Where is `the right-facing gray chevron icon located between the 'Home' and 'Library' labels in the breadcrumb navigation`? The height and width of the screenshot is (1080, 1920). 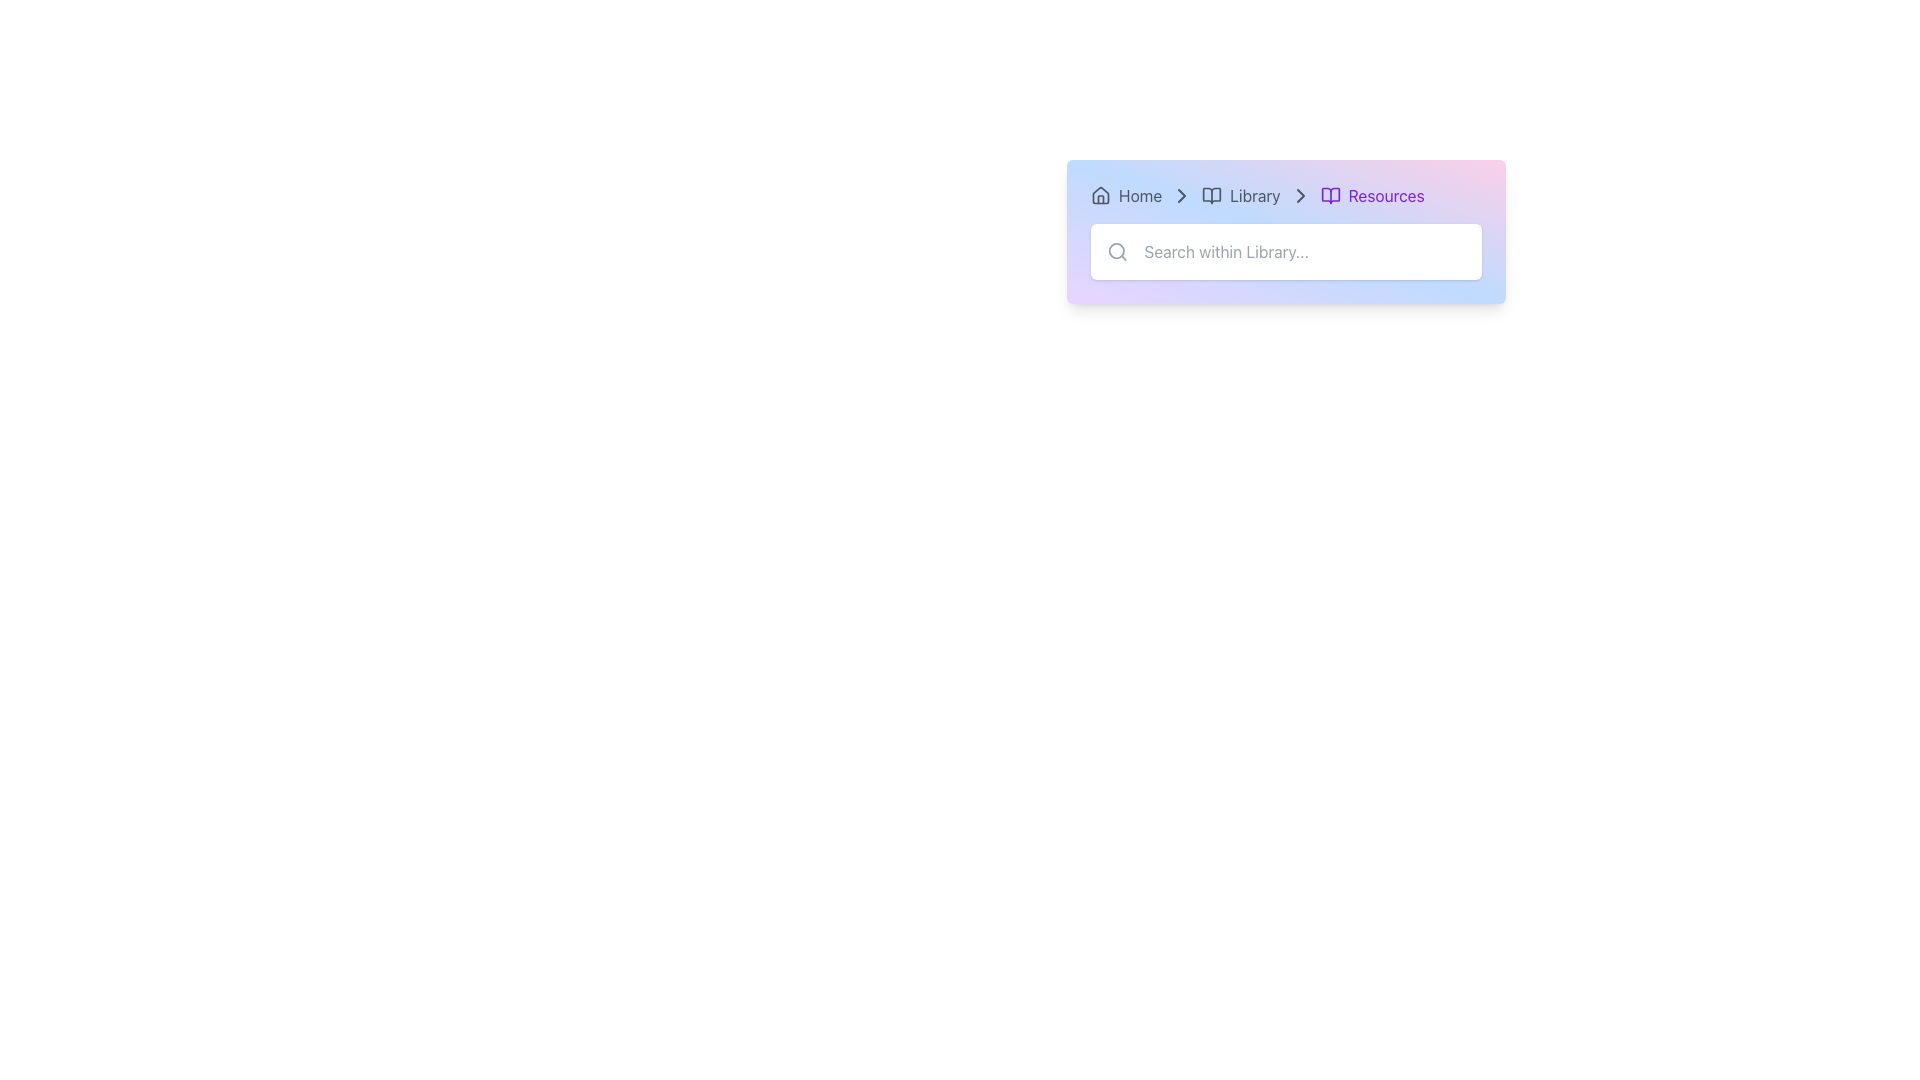
the right-facing gray chevron icon located between the 'Home' and 'Library' labels in the breadcrumb navigation is located at coordinates (1182, 196).